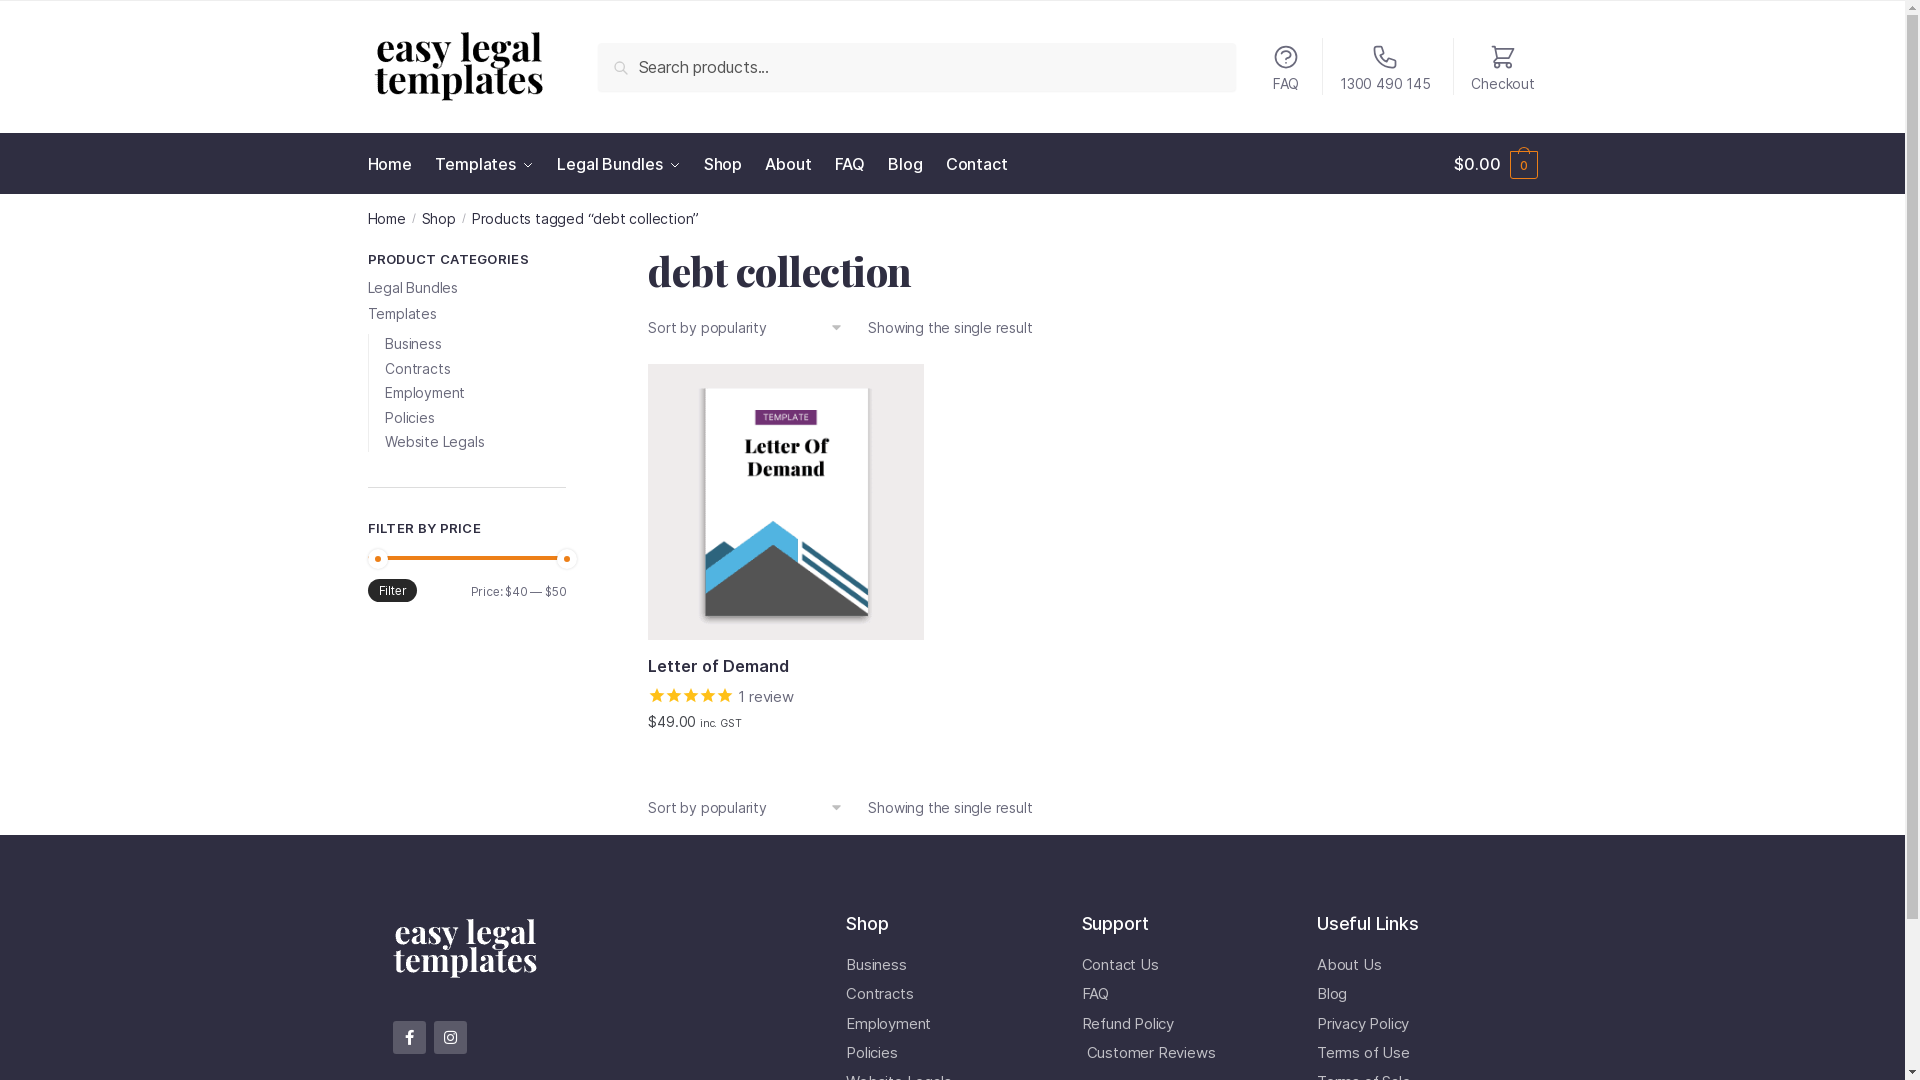 This screenshot has width=1920, height=1080. Describe the element at coordinates (1495, 163) in the screenshot. I see `'$0.00 0'` at that location.